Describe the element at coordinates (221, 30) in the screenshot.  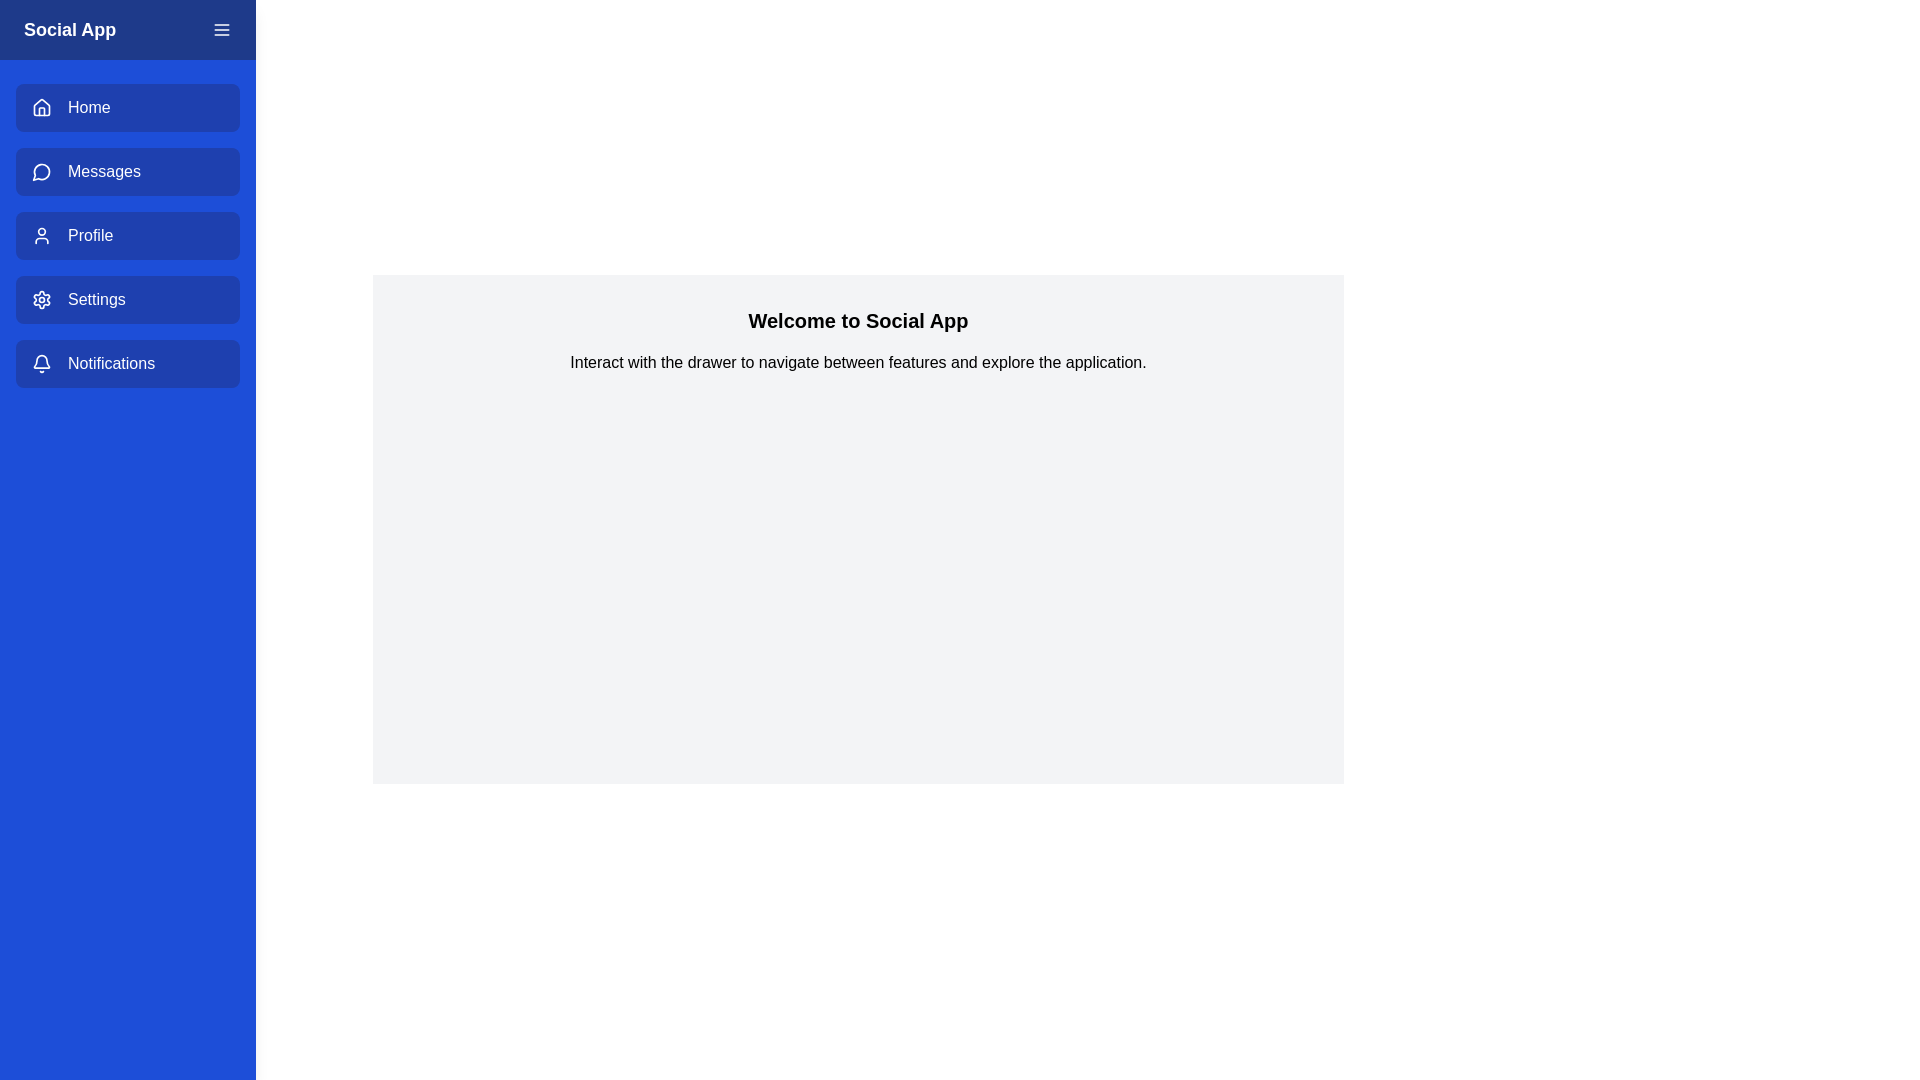
I see `the menu button to toggle the drawer visibility` at that location.